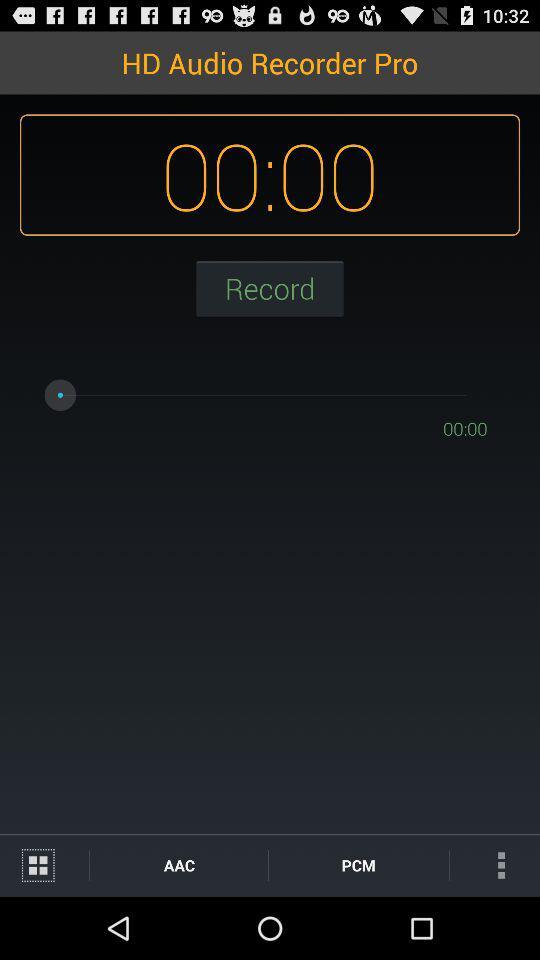 The height and width of the screenshot is (960, 540). Describe the element at coordinates (493, 864) in the screenshot. I see `the icon below the 00:00 icon` at that location.